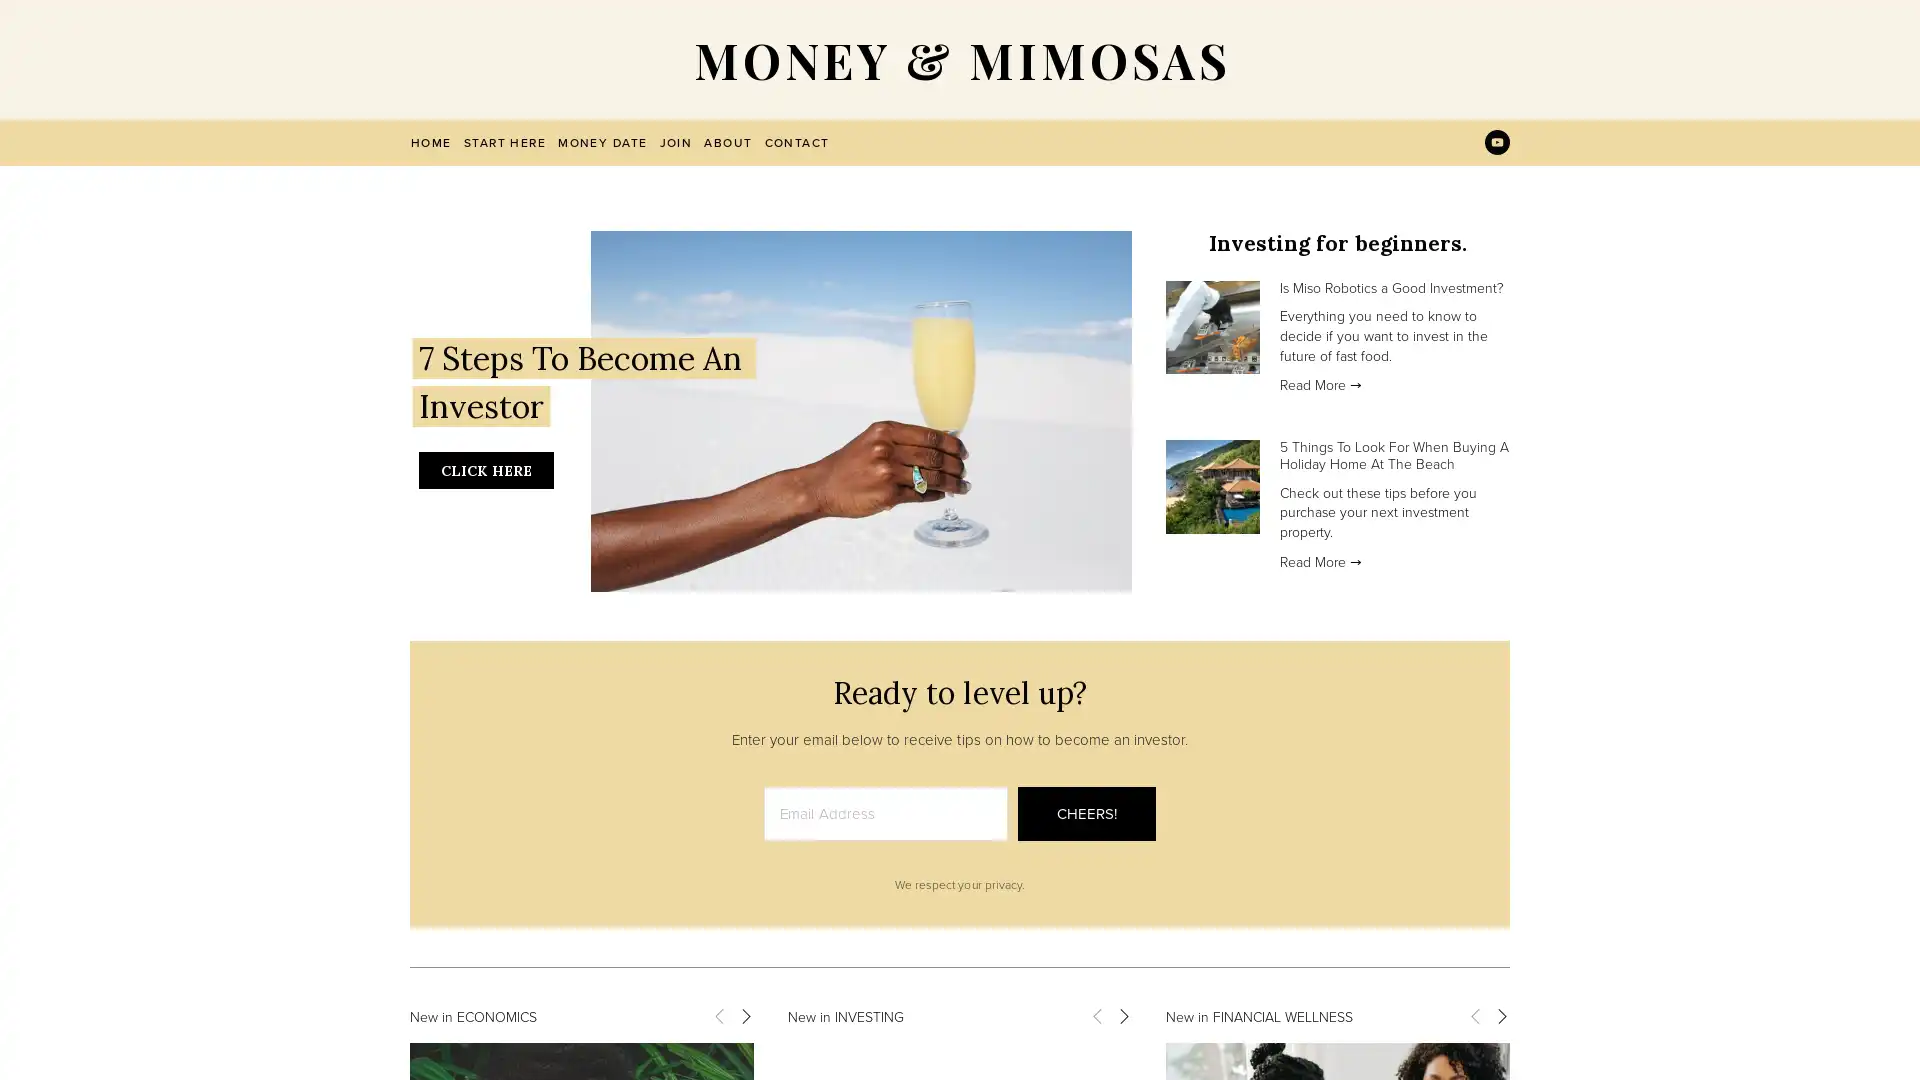 The width and height of the screenshot is (1920, 1080). I want to click on Previous, so click(1096, 1014).